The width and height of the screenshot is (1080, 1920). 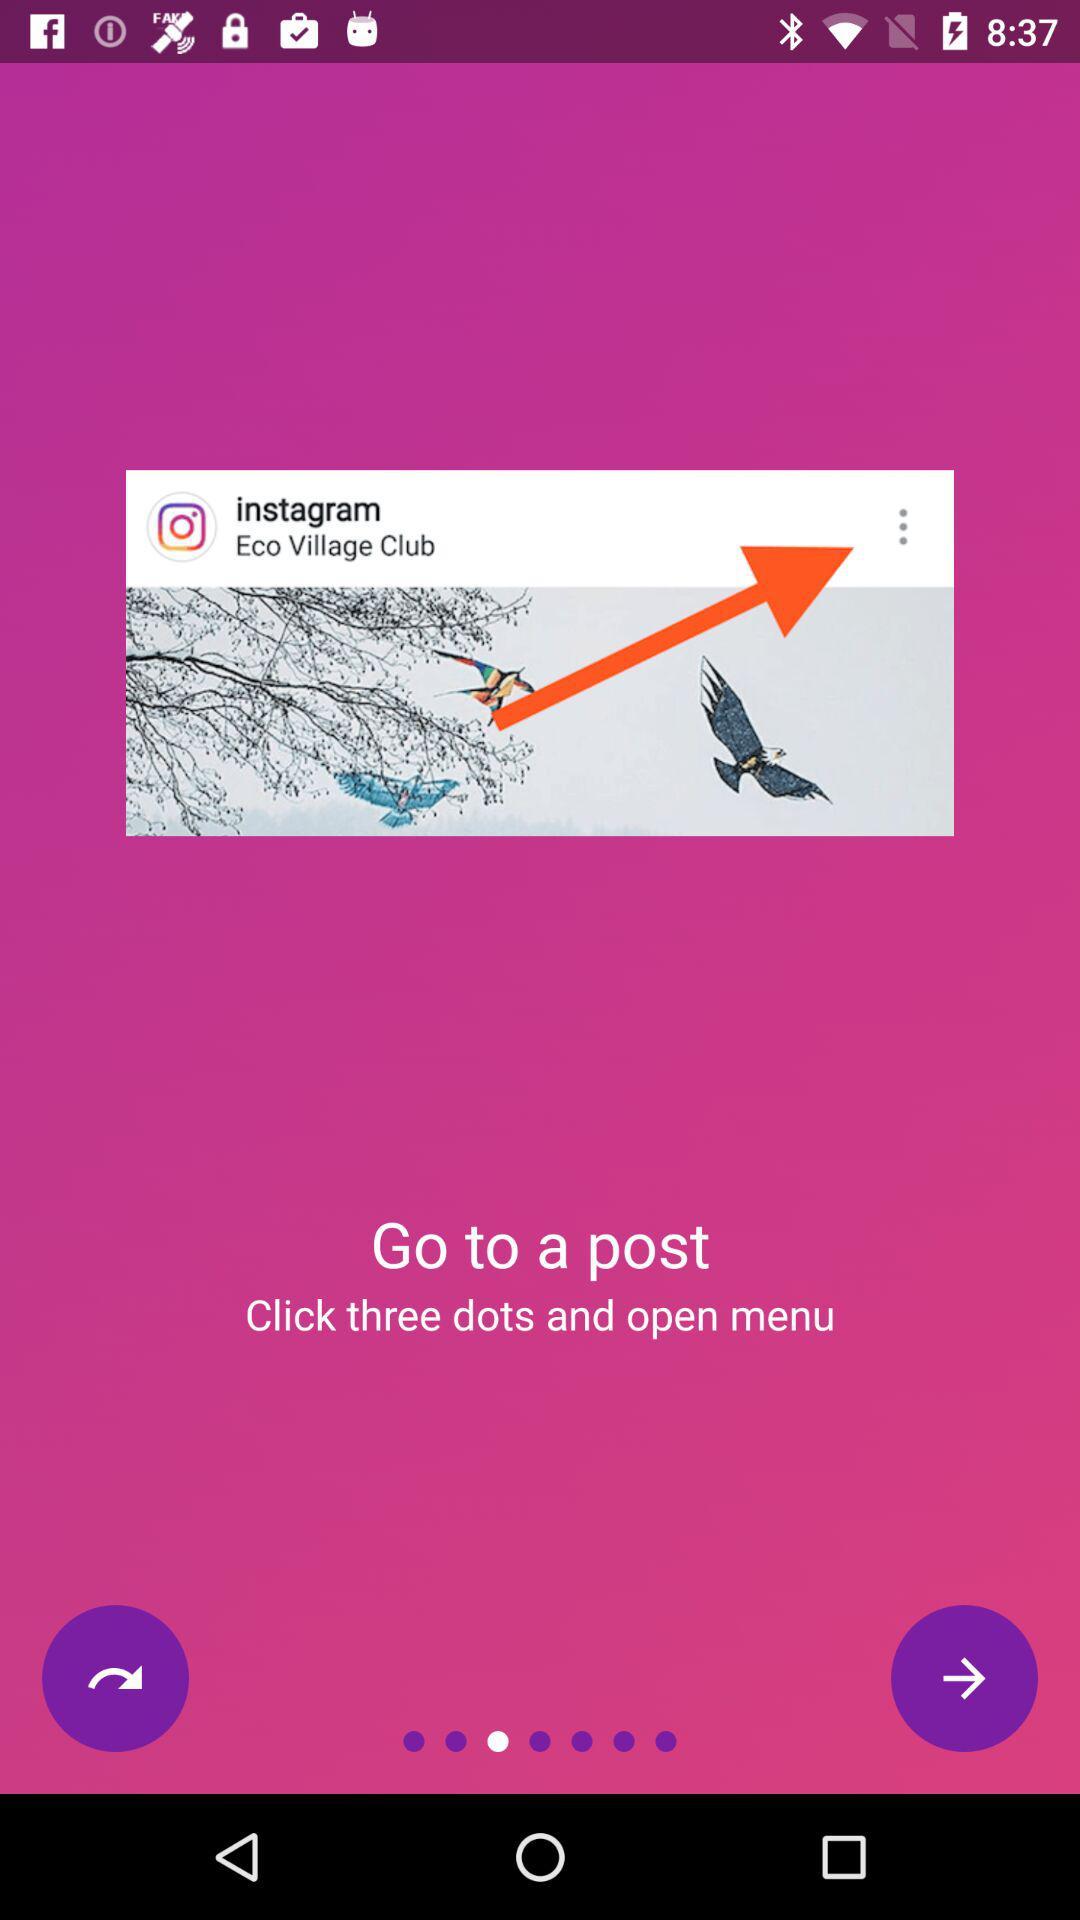 I want to click on the icon below the click three dots, so click(x=115, y=1678).